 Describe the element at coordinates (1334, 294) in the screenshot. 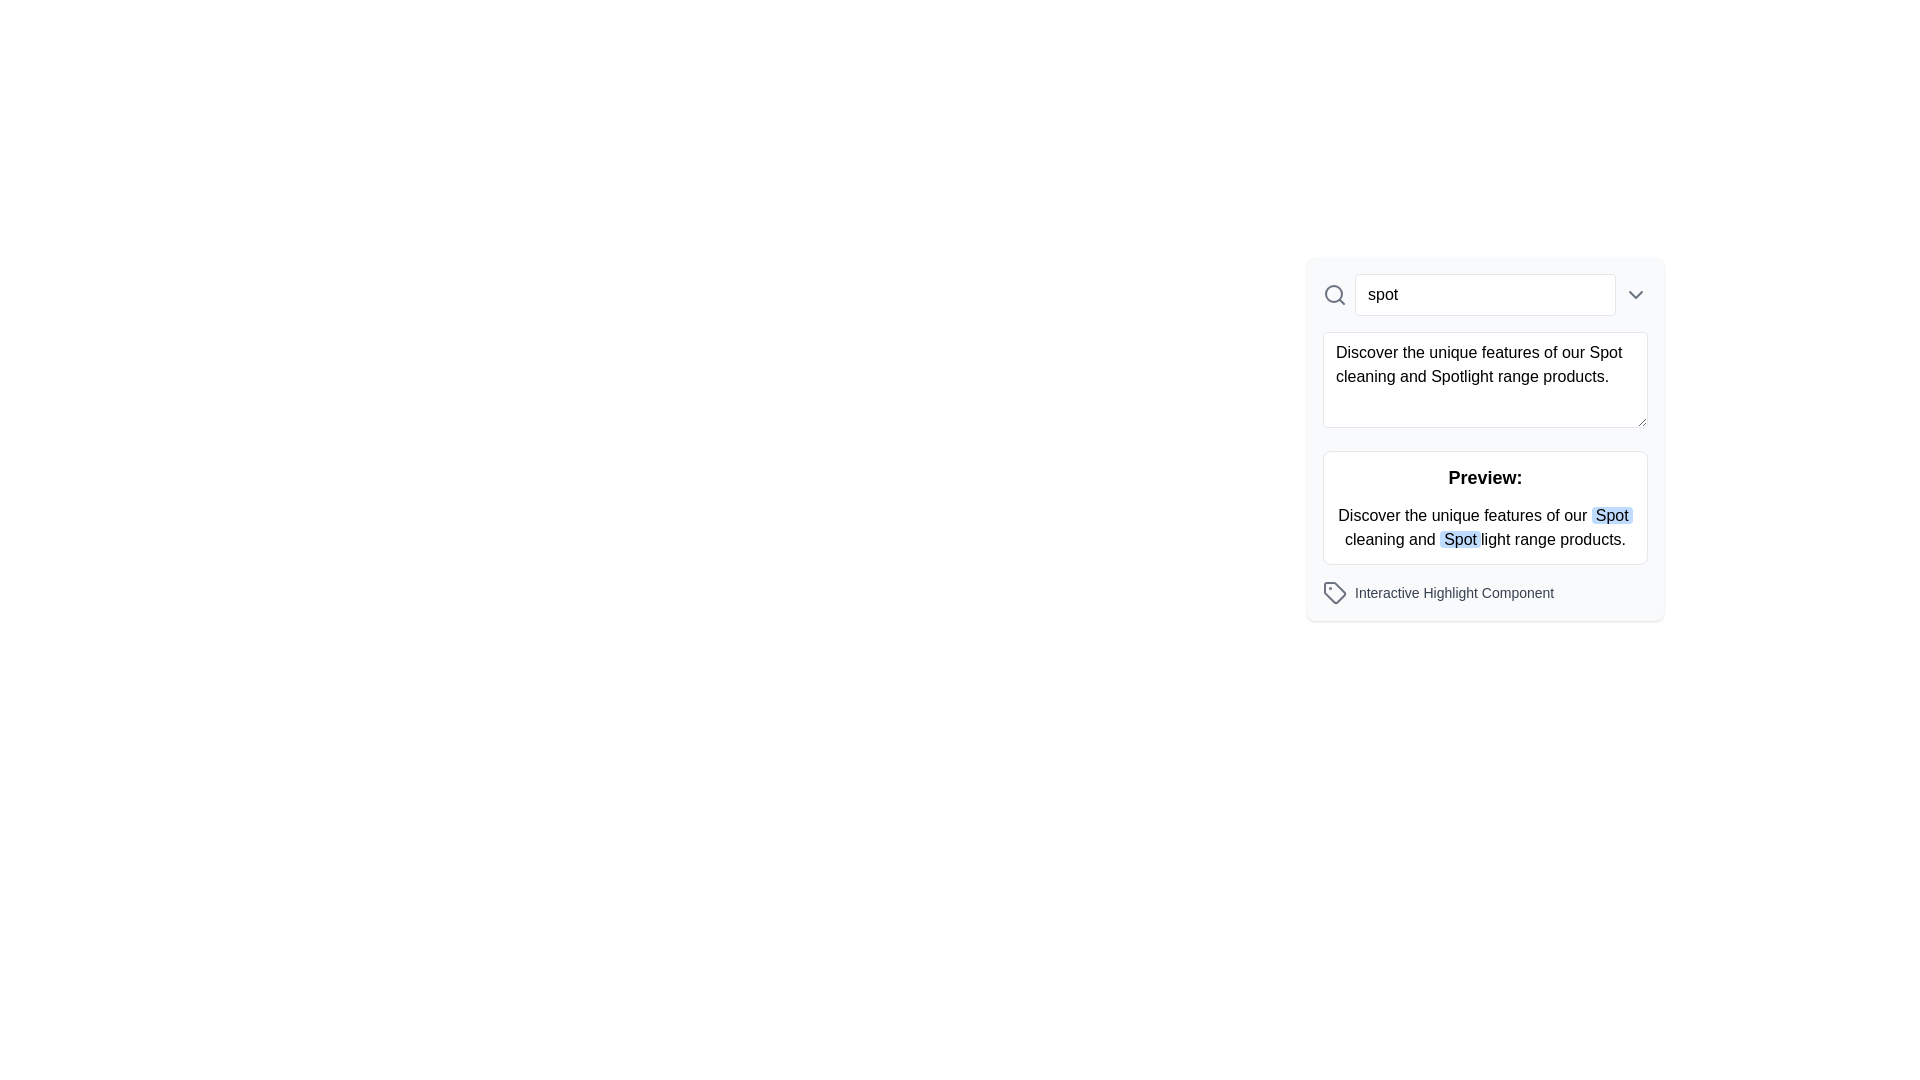

I see `the search icon located at the far left of the text input field labeled 'spot'` at that location.